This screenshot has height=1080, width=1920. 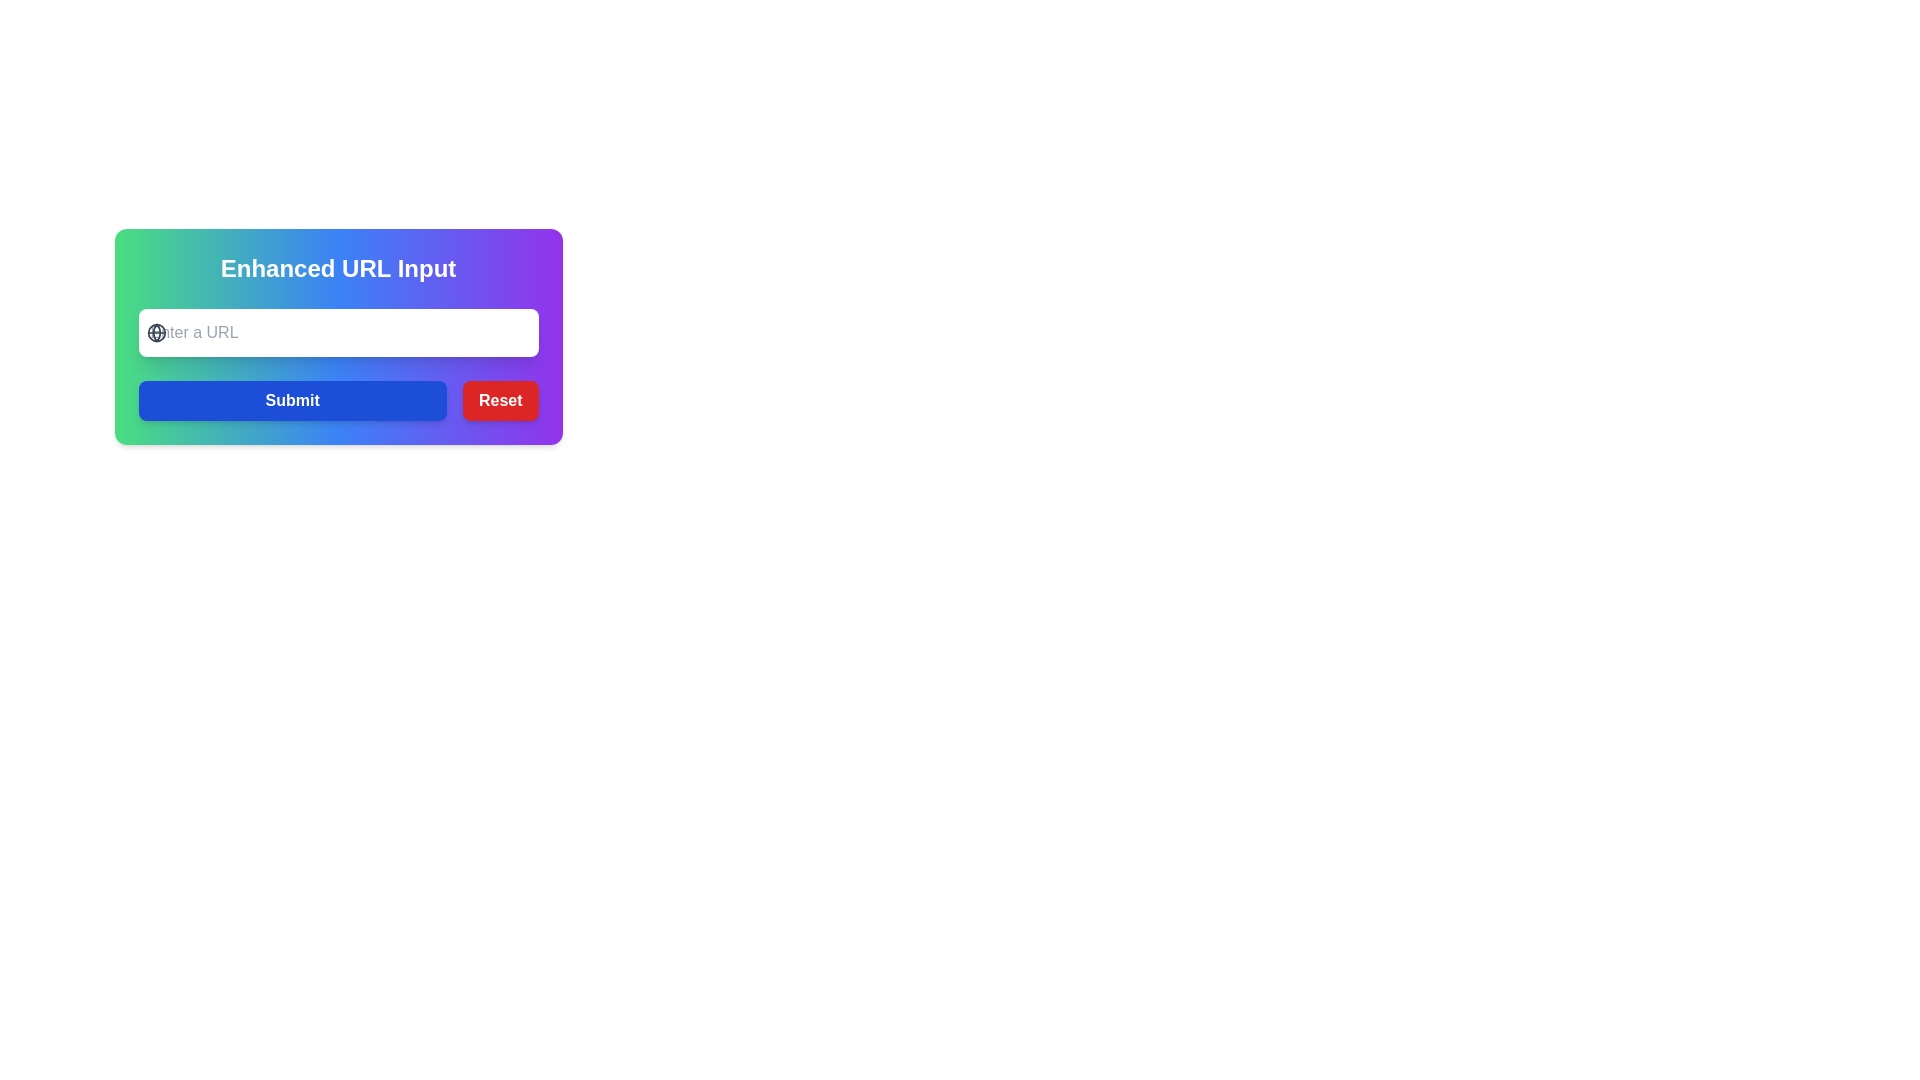 I want to click on the reset button located to the right of the 'Submit' button at the bottom section of the interface to reset the current inputs or settings back to their default state, so click(x=500, y=401).